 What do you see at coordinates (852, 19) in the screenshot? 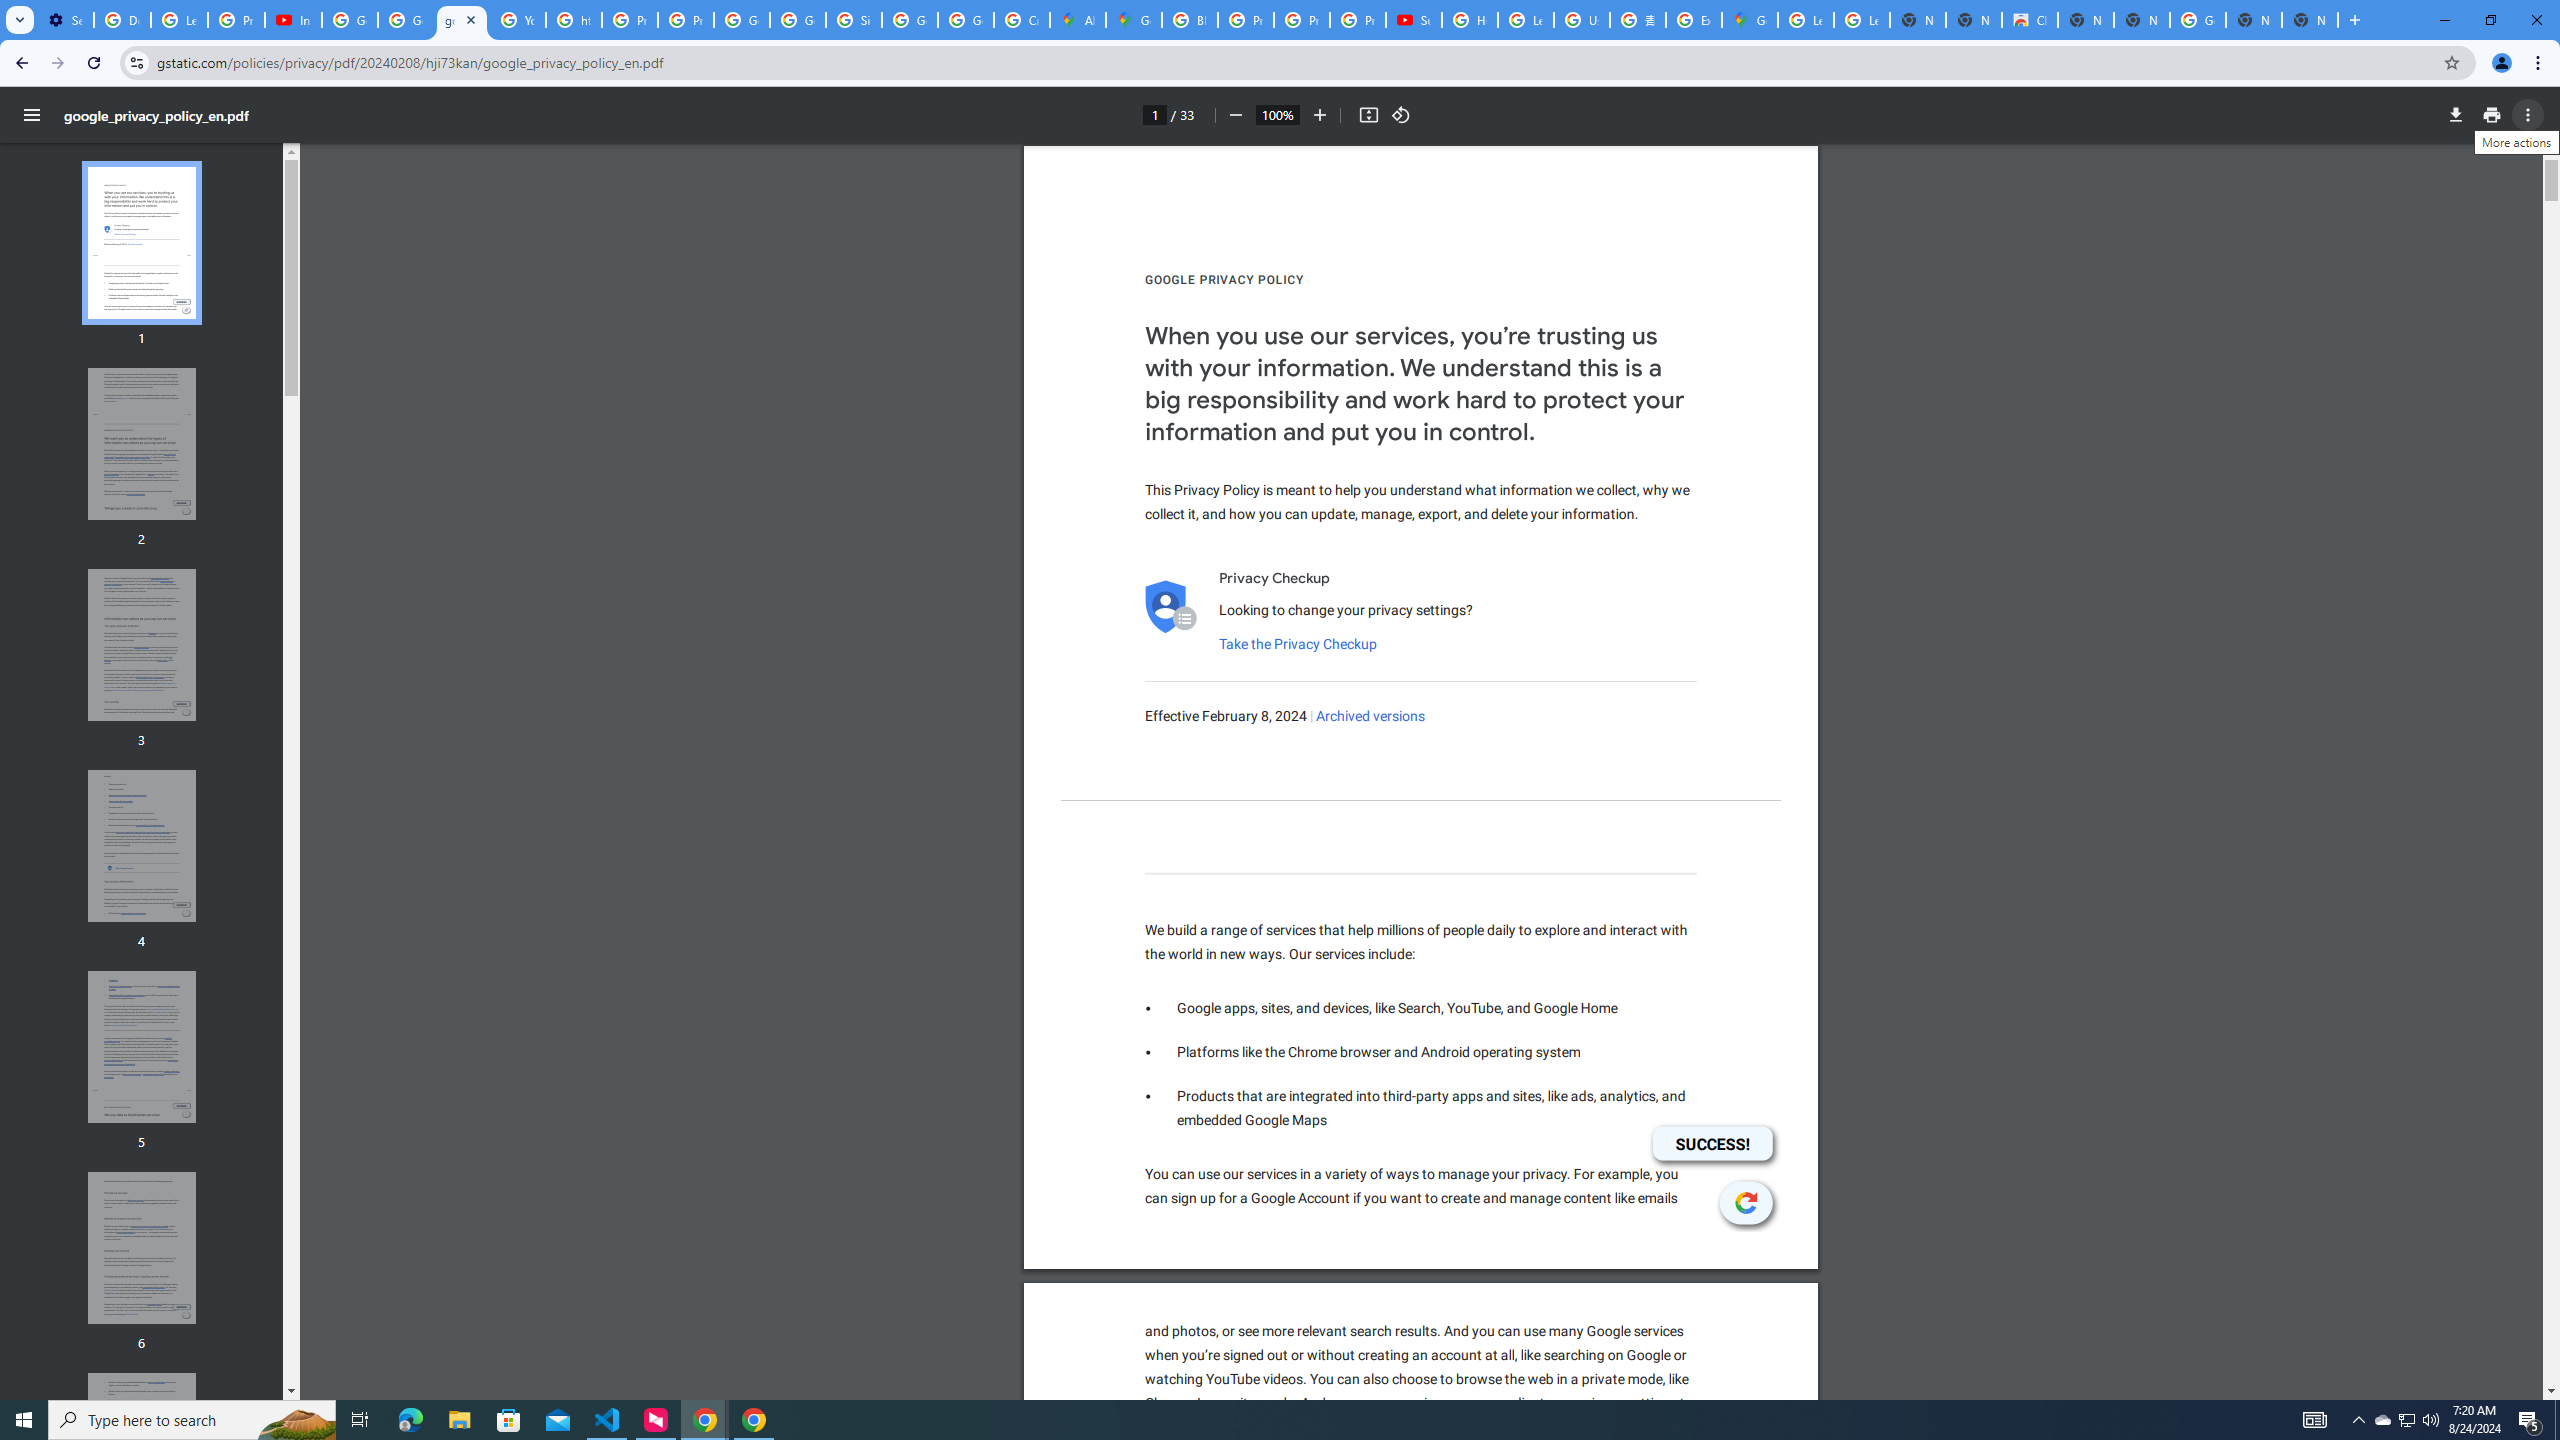
I see `'Sign in - Google Accounts'` at bounding box center [852, 19].